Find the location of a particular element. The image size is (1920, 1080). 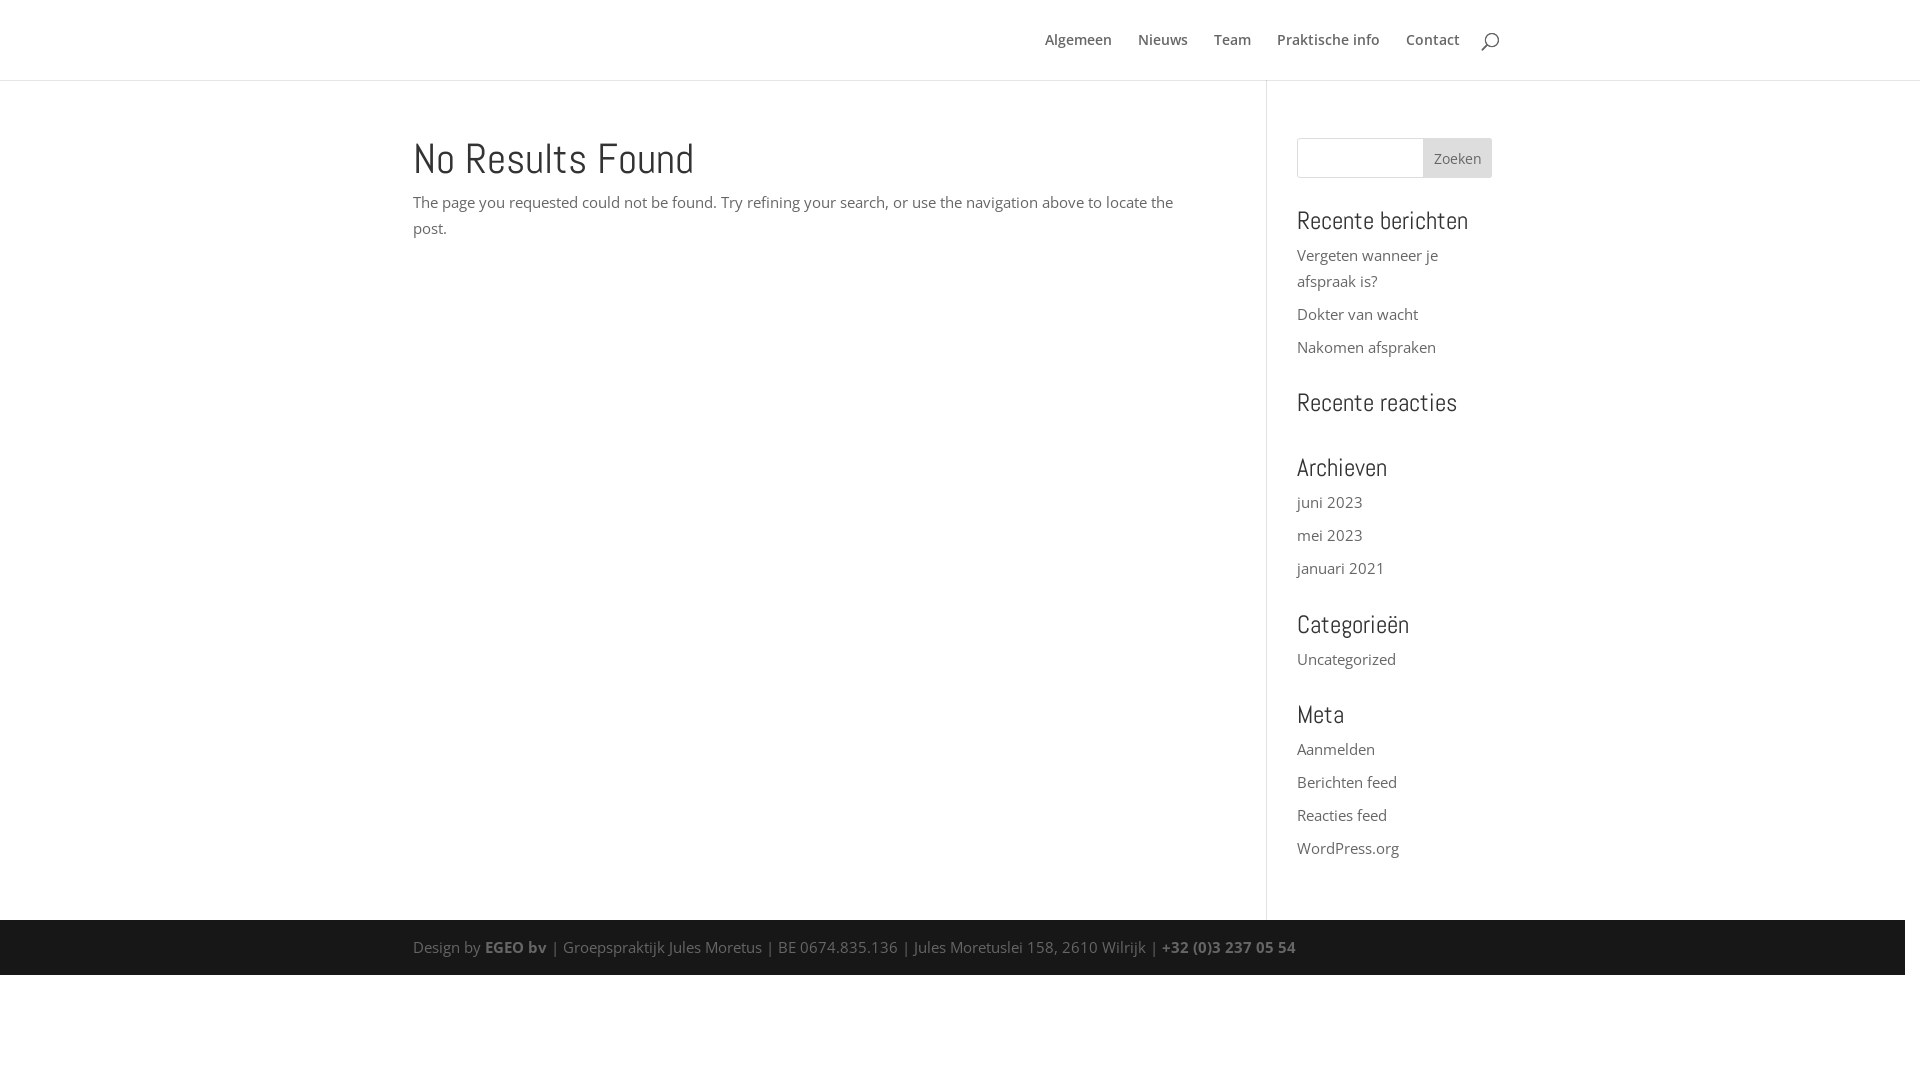

'Praktische info' is located at coordinates (1328, 55).